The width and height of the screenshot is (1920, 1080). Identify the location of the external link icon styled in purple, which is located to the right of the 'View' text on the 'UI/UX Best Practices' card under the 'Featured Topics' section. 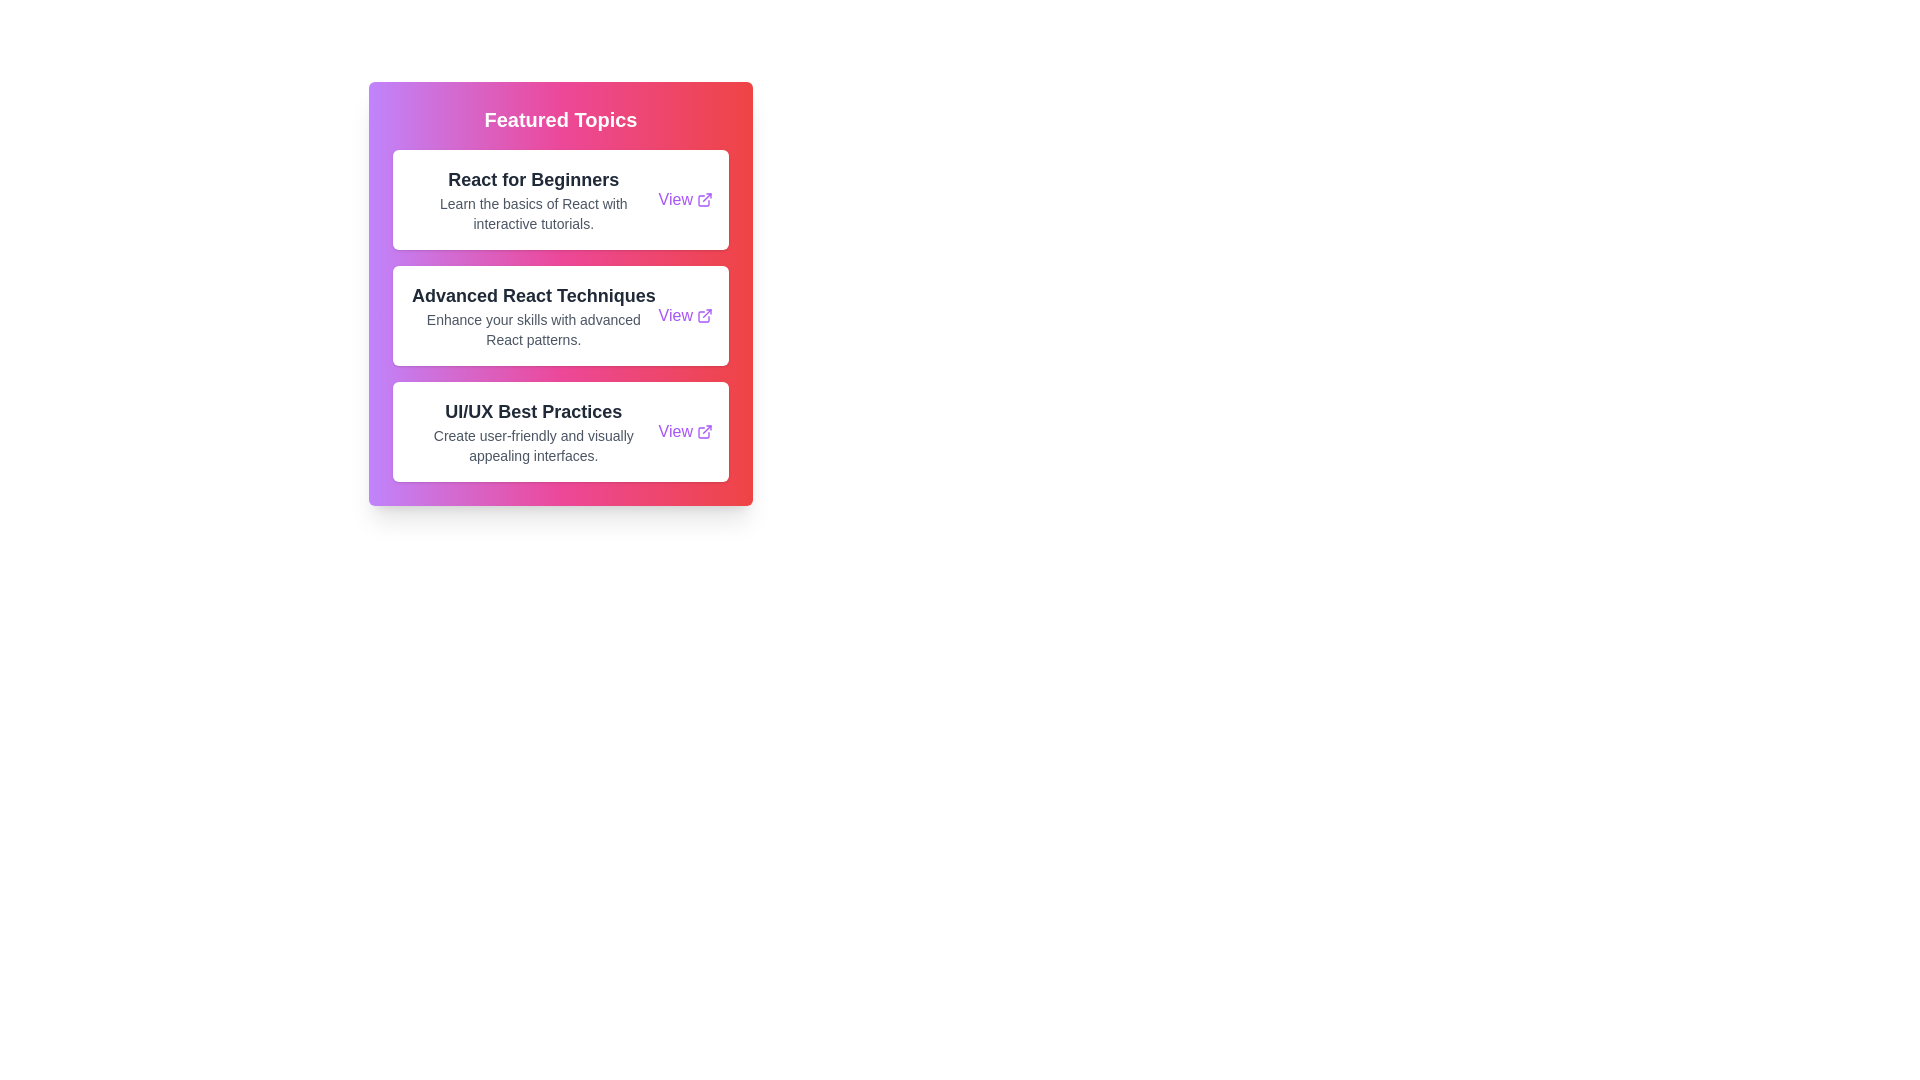
(705, 431).